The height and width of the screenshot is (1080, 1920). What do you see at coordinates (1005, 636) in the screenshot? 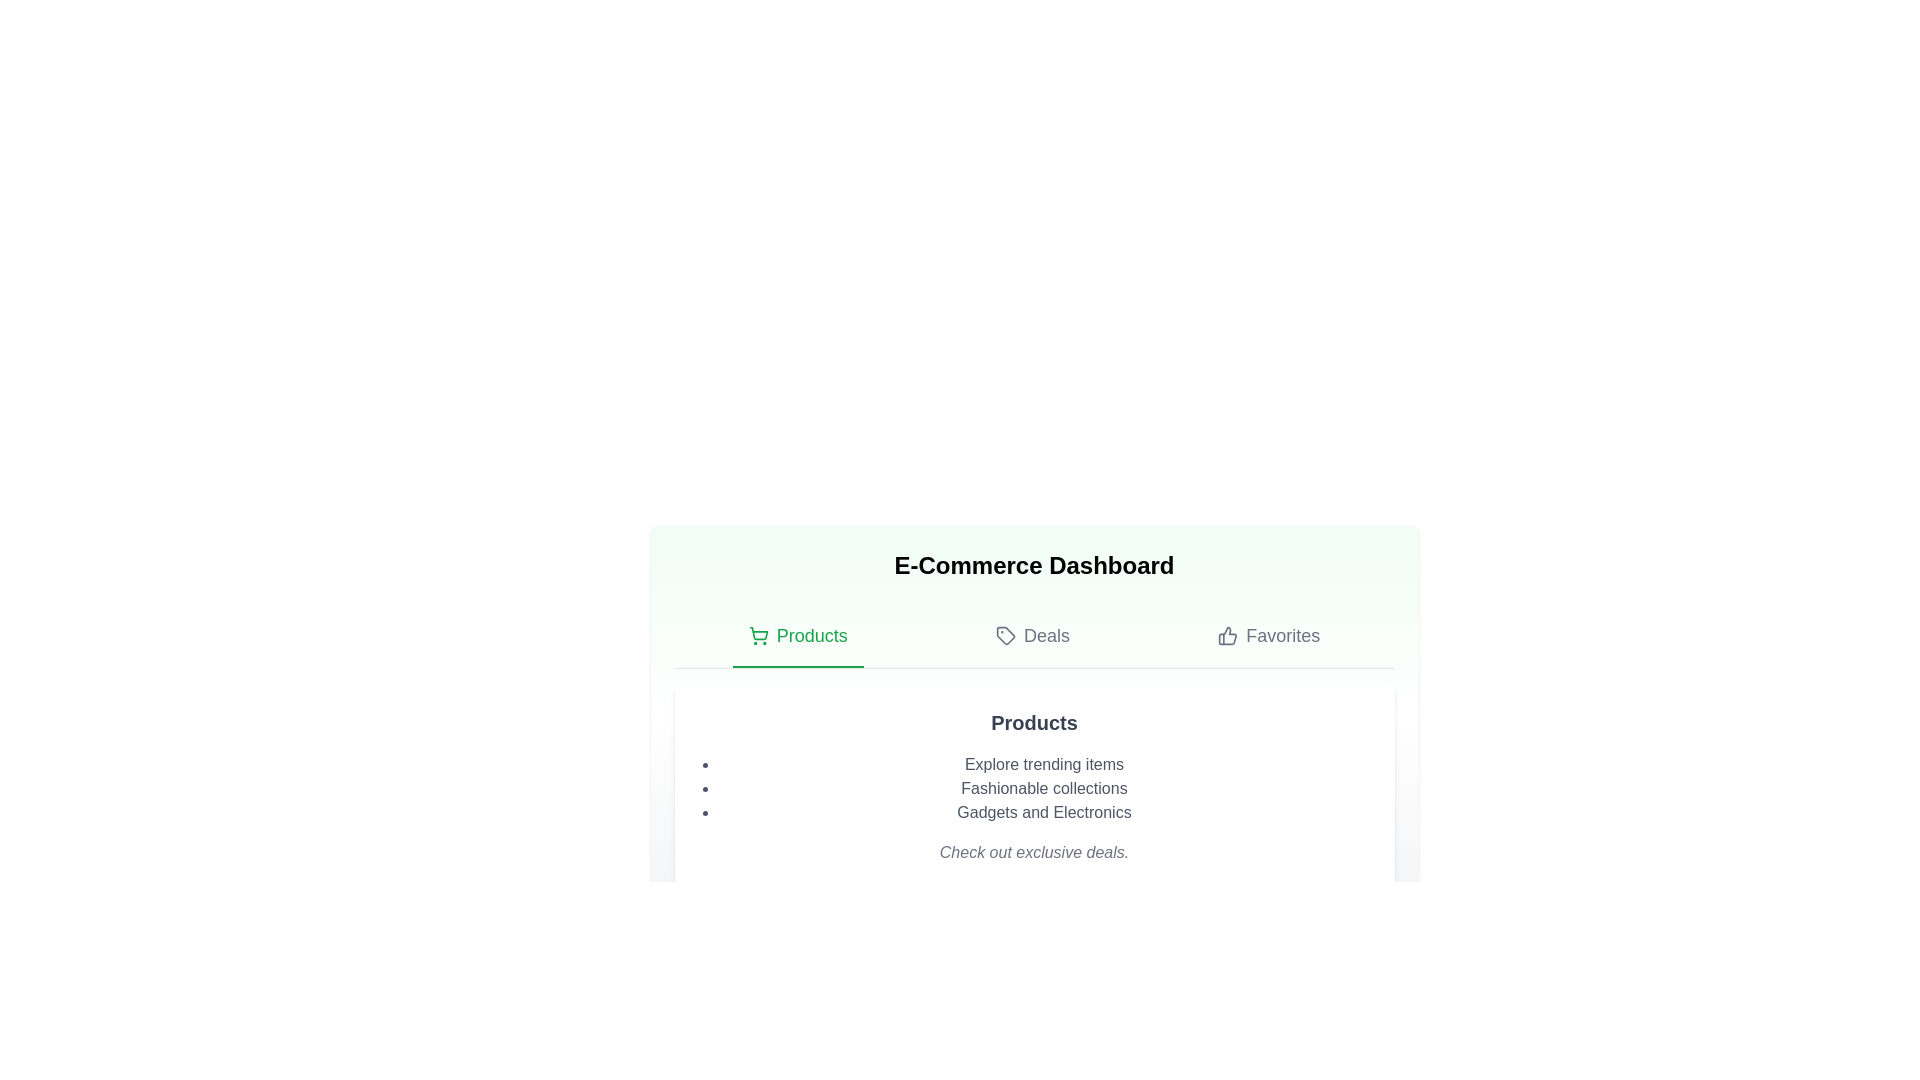
I see `the tag icon located to the left of the 'Deals' text label in the horizontal navigation bar` at bounding box center [1005, 636].